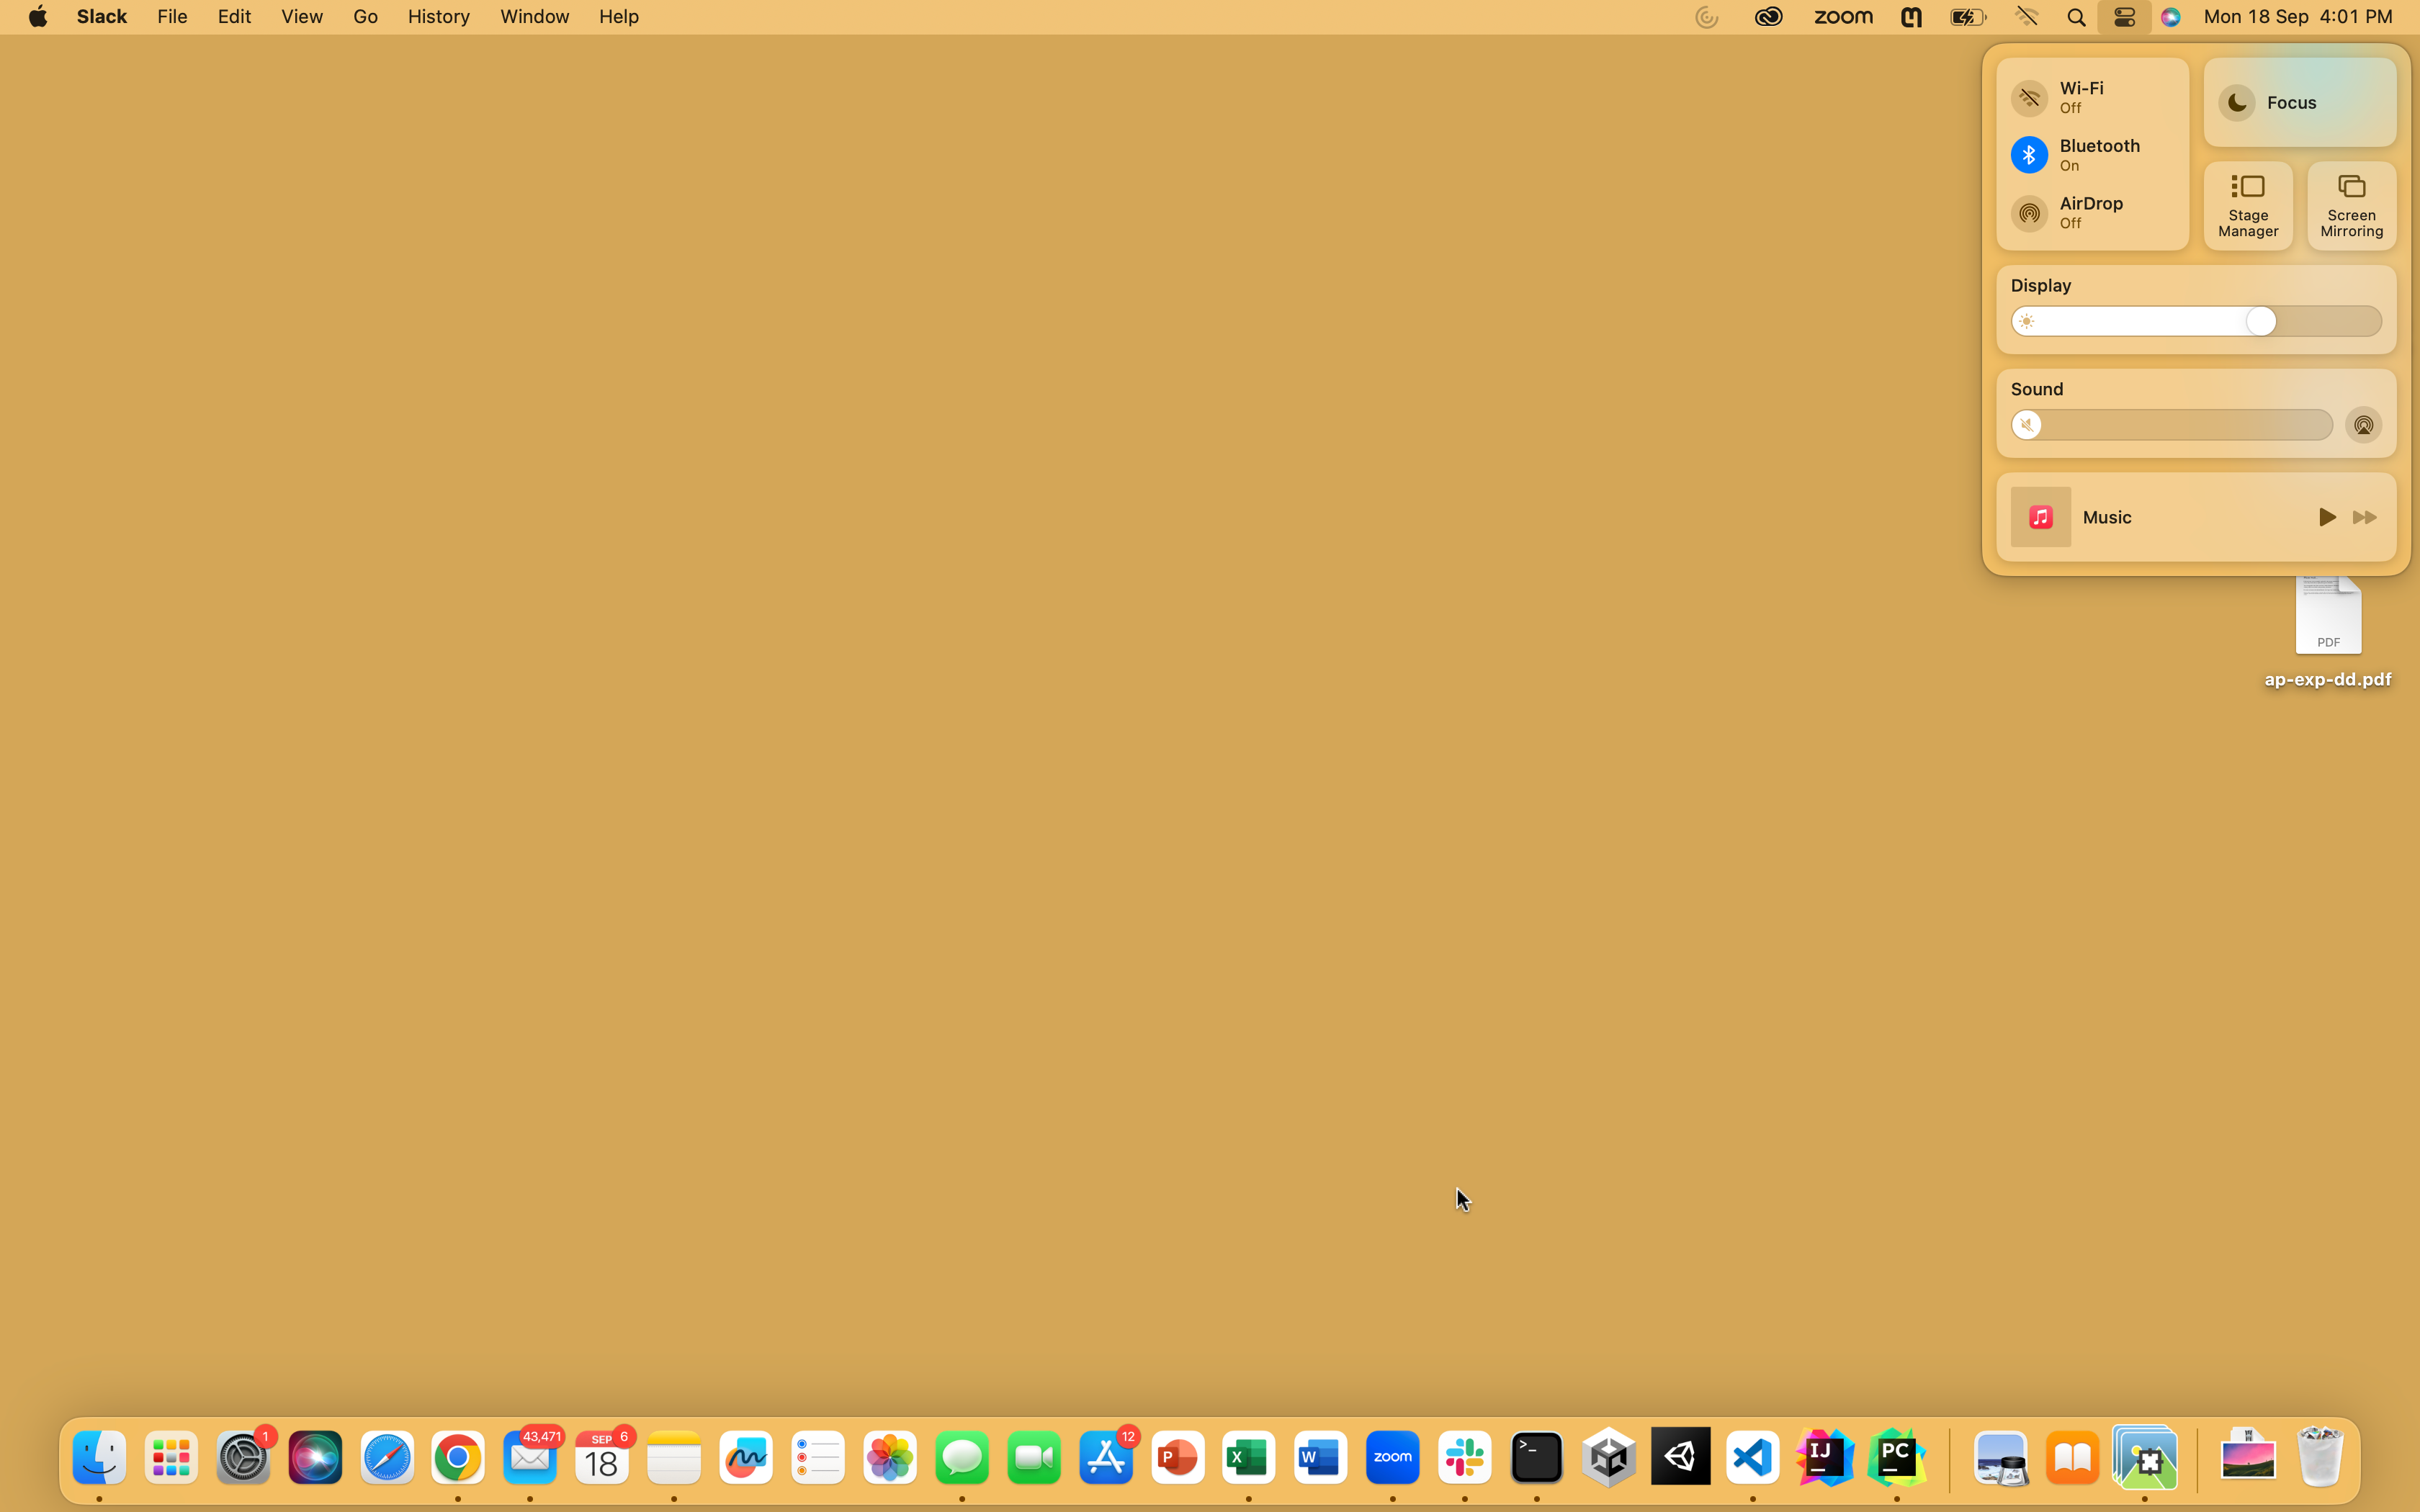 The image size is (2420, 1512). Describe the element at coordinates (2365, 423) in the screenshot. I see `Turn off airdrop` at that location.